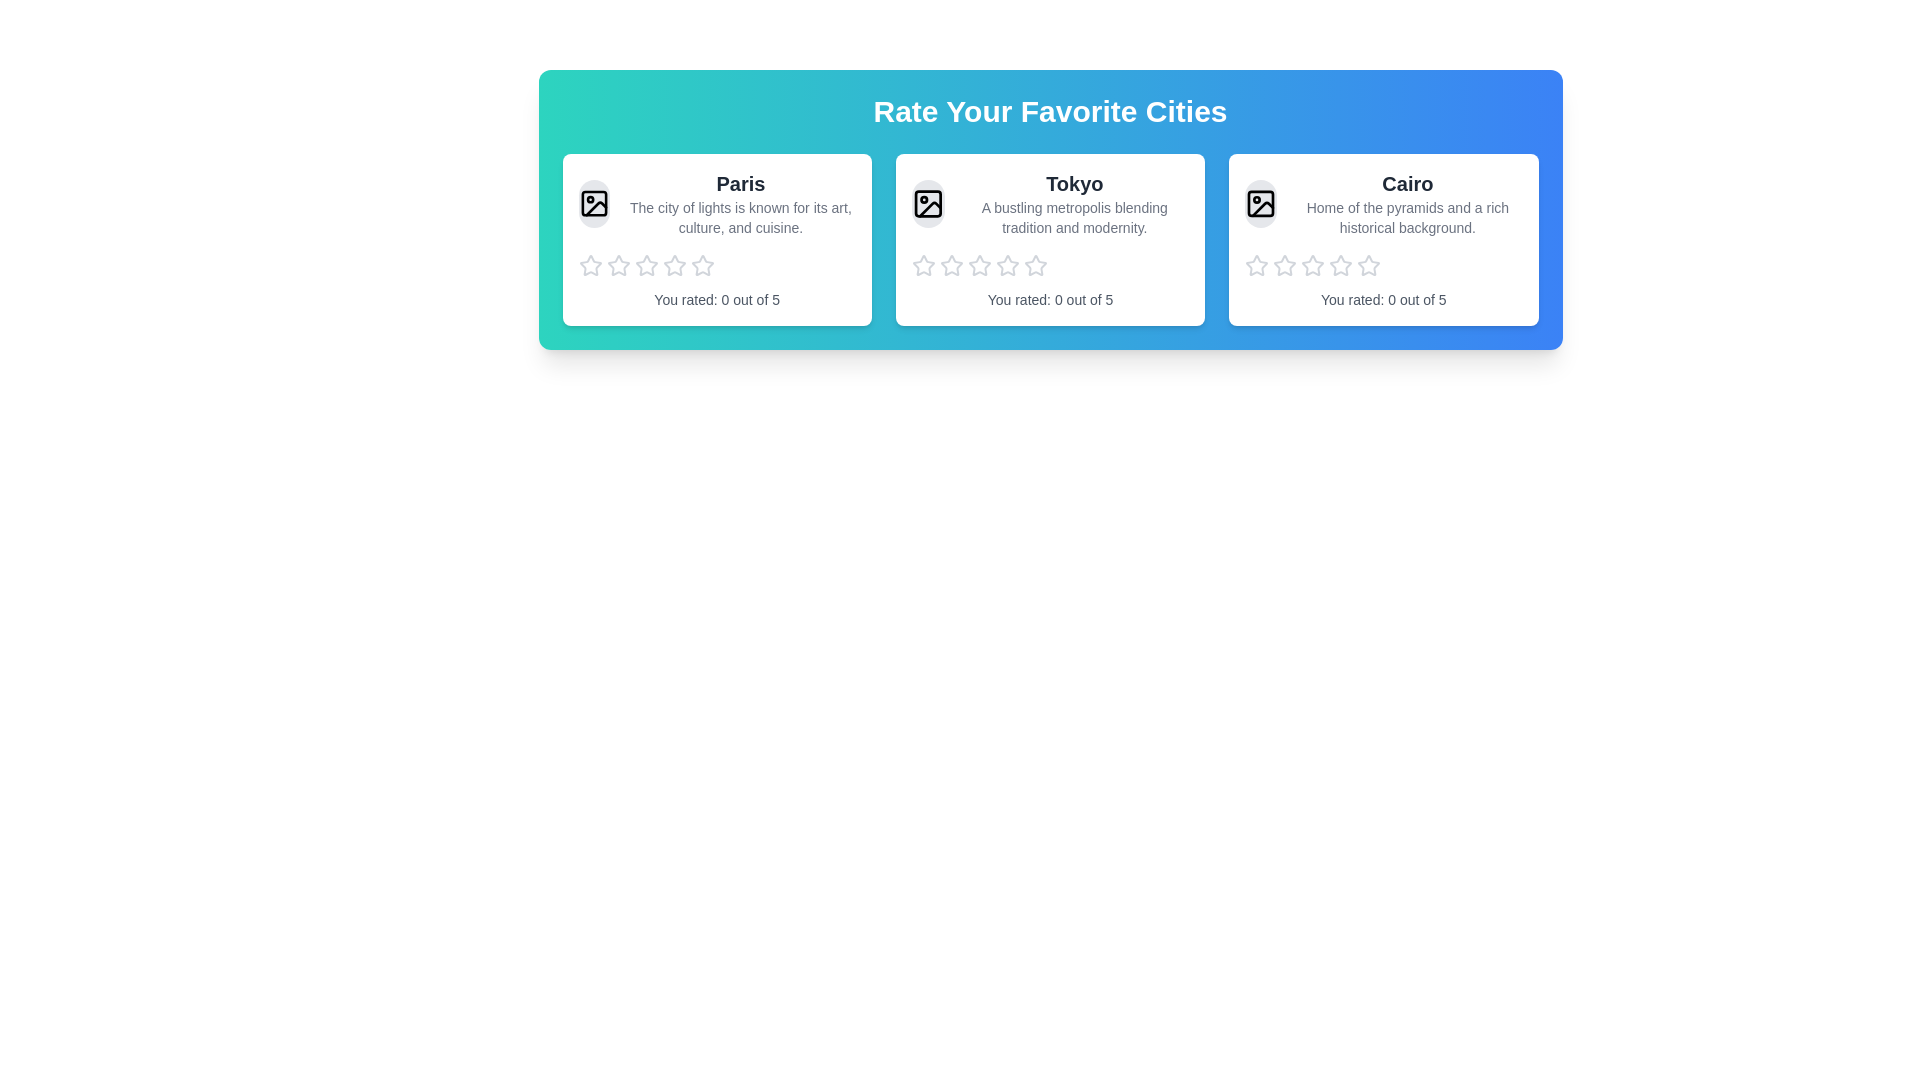 Image resolution: width=1920 pixels, height=1080 pixels. I want to click on the SVG Icon depicting a mountain range with a glowing sky, centrally located within the circular icon area of the 'Tokyo' card in the second row of cards, so click(929, 209).